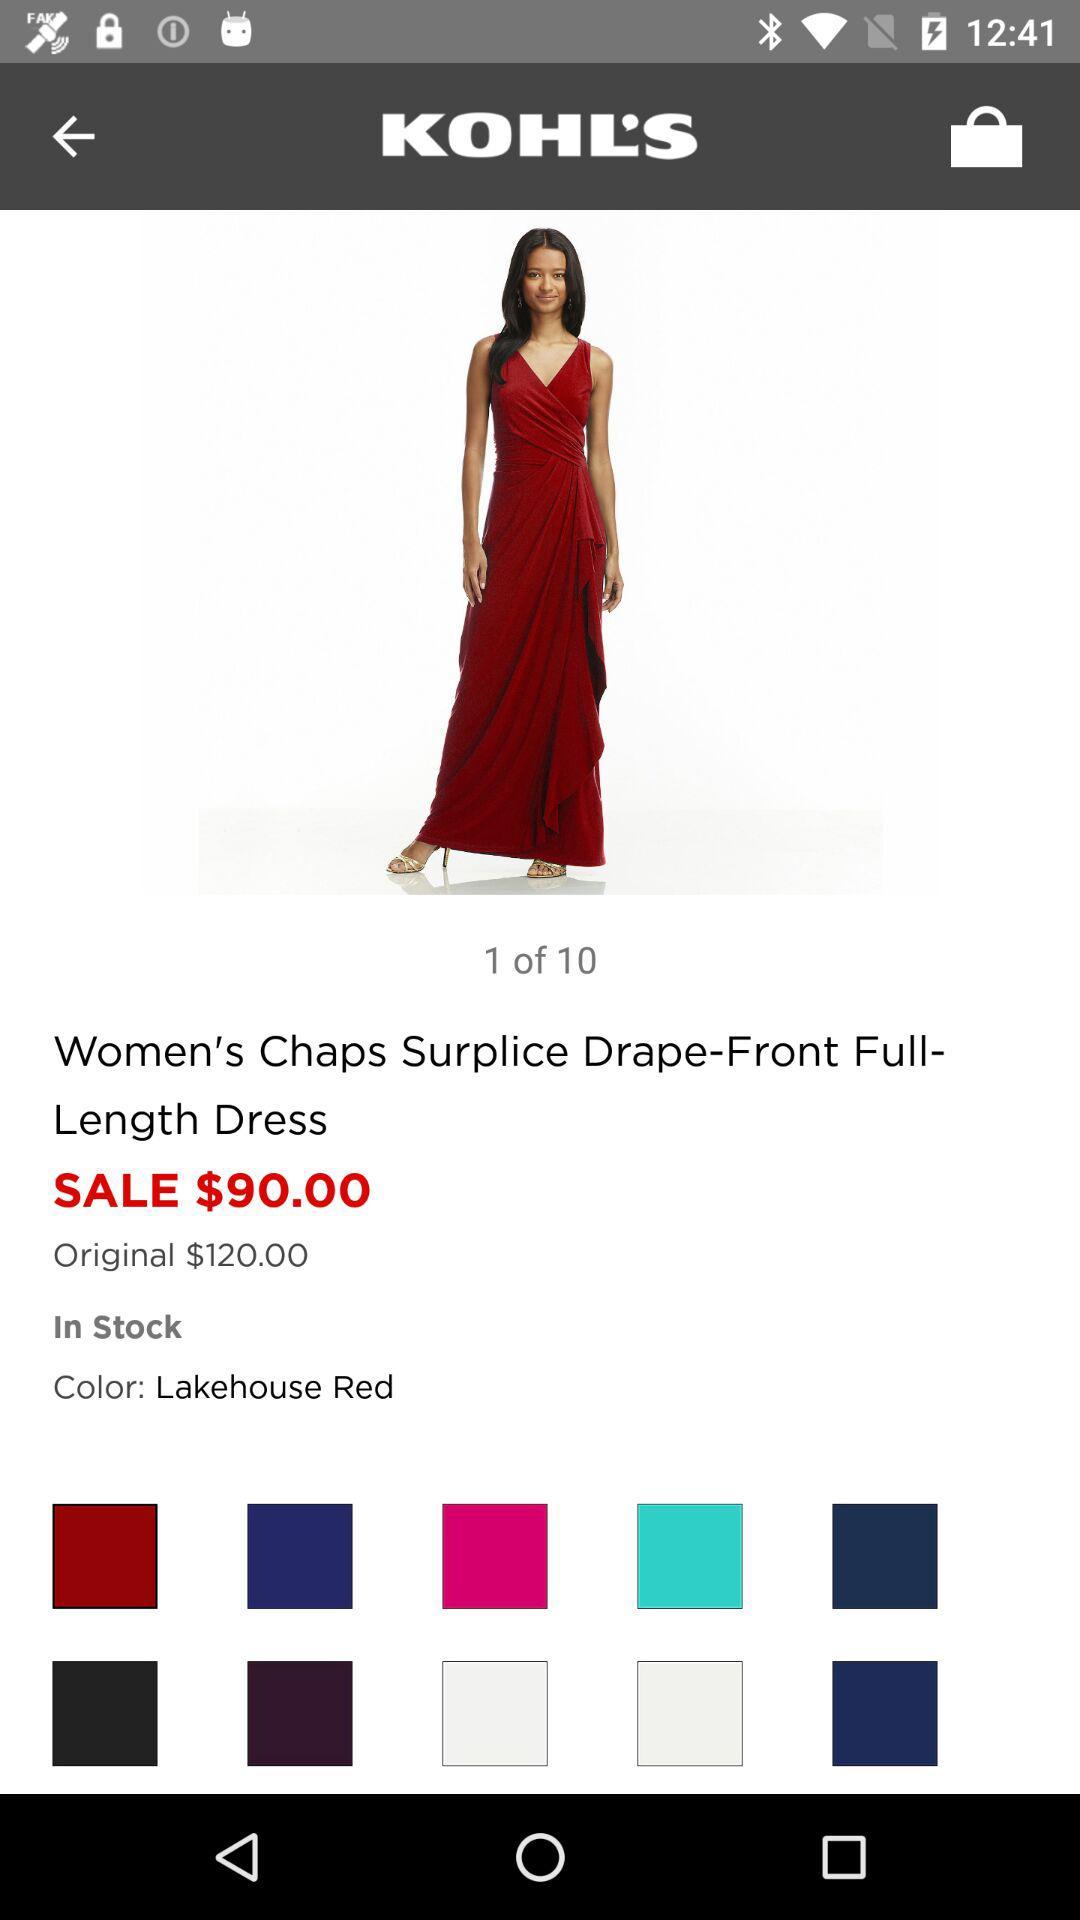 This screenshot has width=1080, height=1920. I want to click on the star icon, so click(104, 1555).